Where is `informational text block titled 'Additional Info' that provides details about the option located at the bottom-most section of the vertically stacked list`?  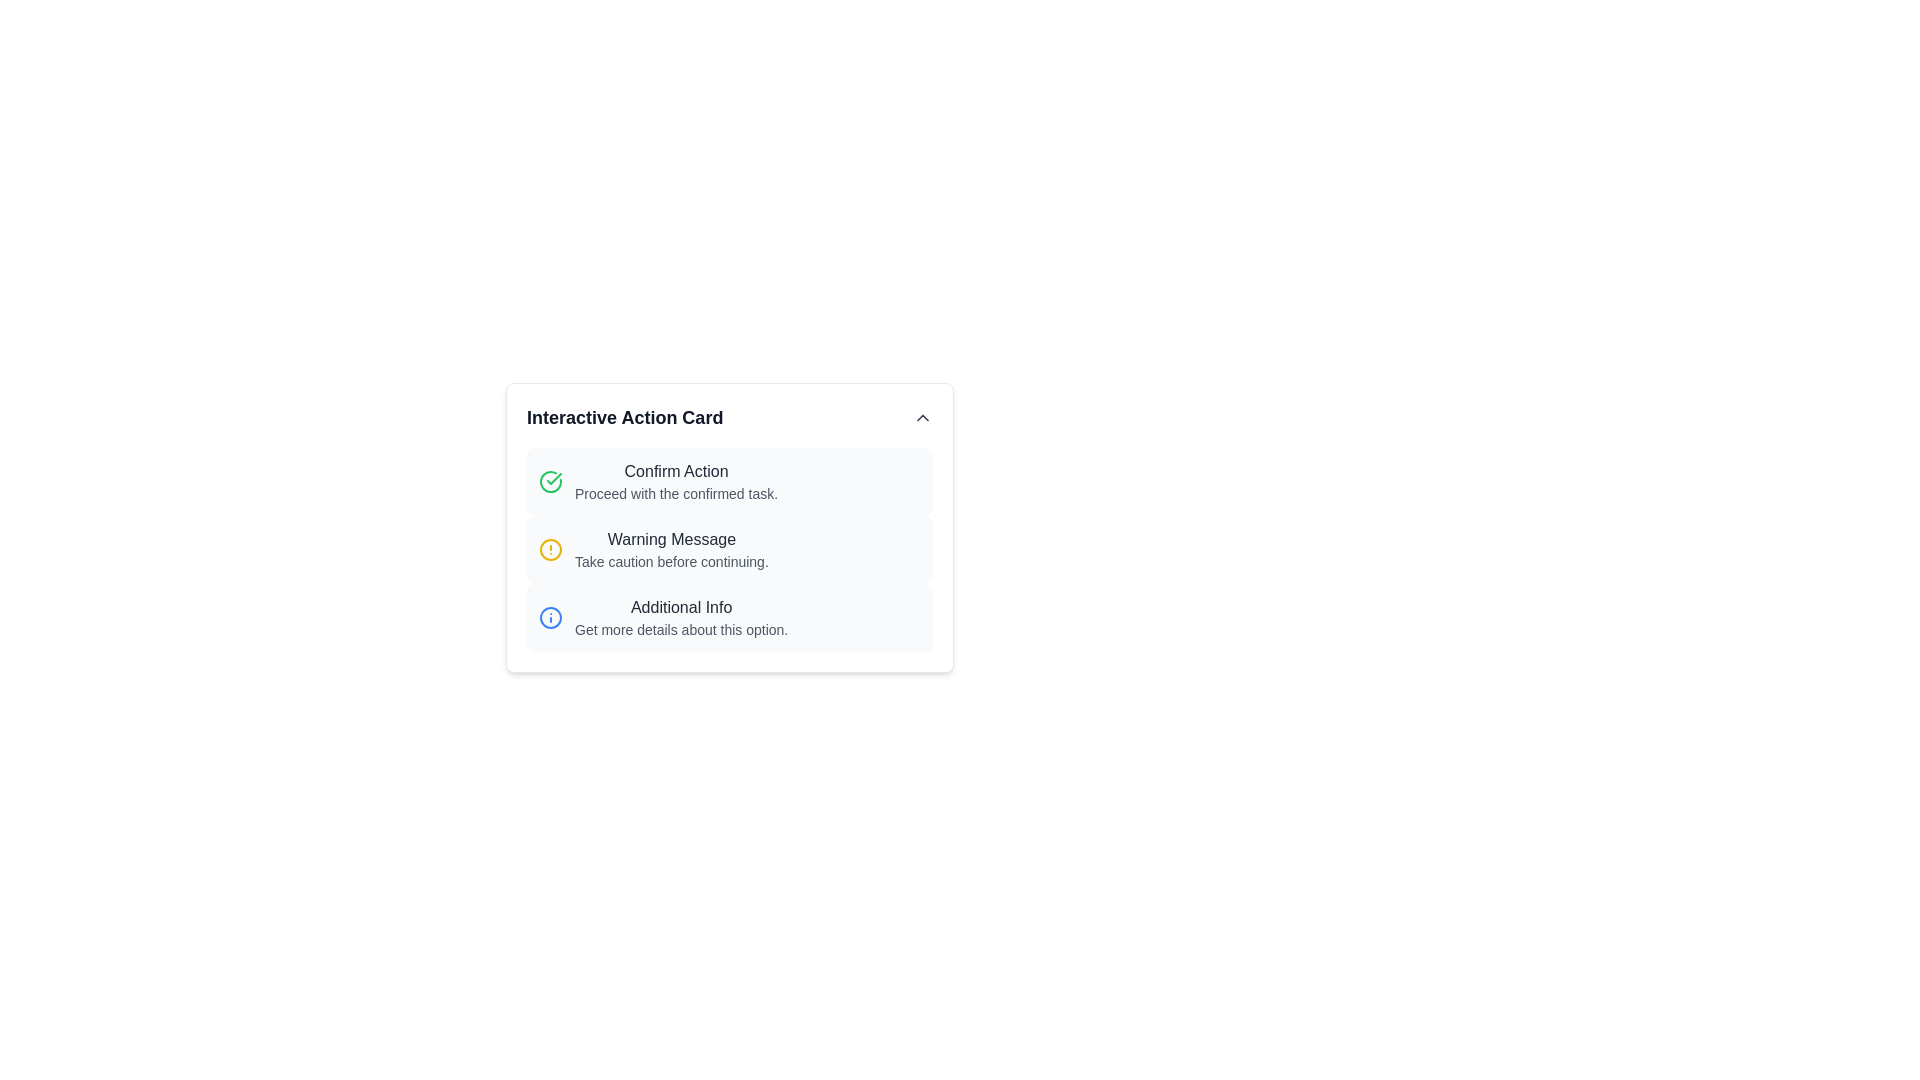 informational text block titled 'Additional Info' that provides details about the option located at the bottom-most section of the vertically stacked list is located at coordinates (681, 616).